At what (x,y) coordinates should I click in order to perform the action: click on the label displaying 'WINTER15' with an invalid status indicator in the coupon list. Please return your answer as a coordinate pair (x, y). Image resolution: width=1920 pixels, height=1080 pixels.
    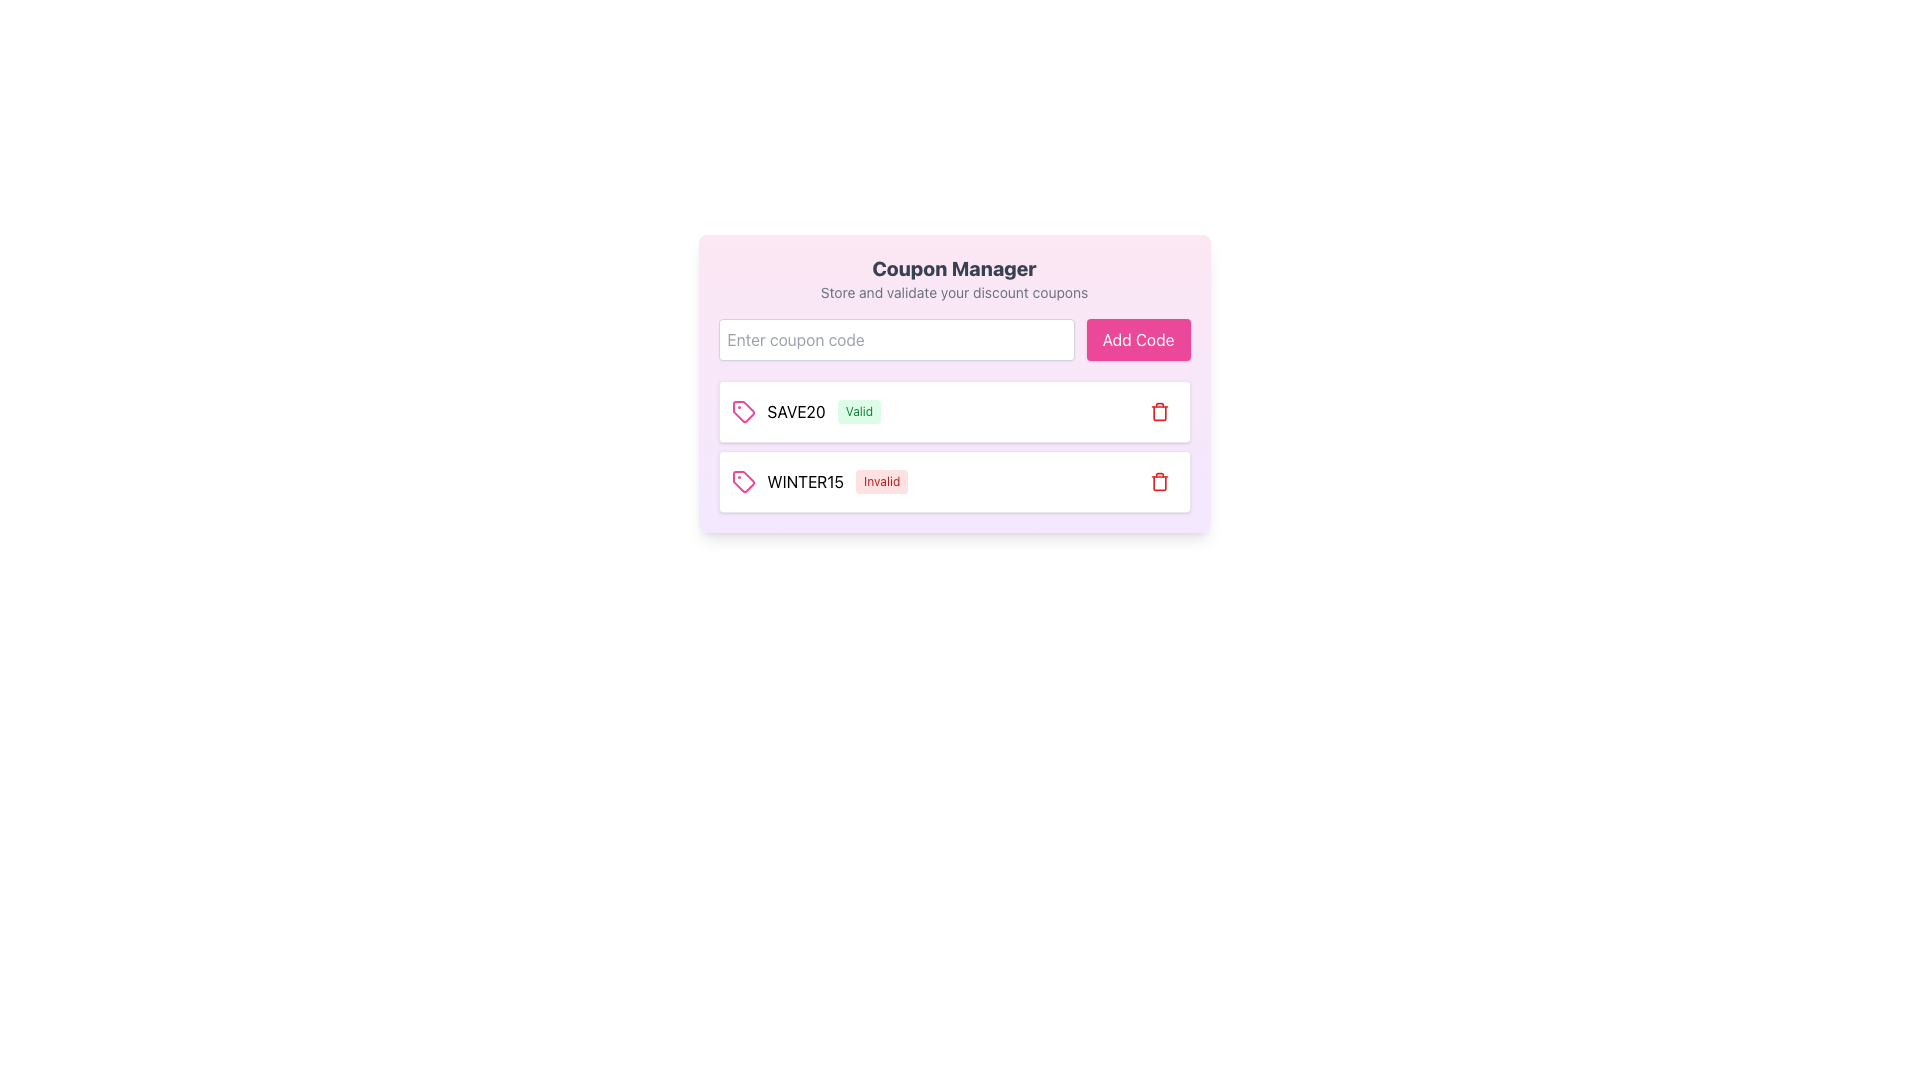
    Looking at the image, I should click on (819, 482).